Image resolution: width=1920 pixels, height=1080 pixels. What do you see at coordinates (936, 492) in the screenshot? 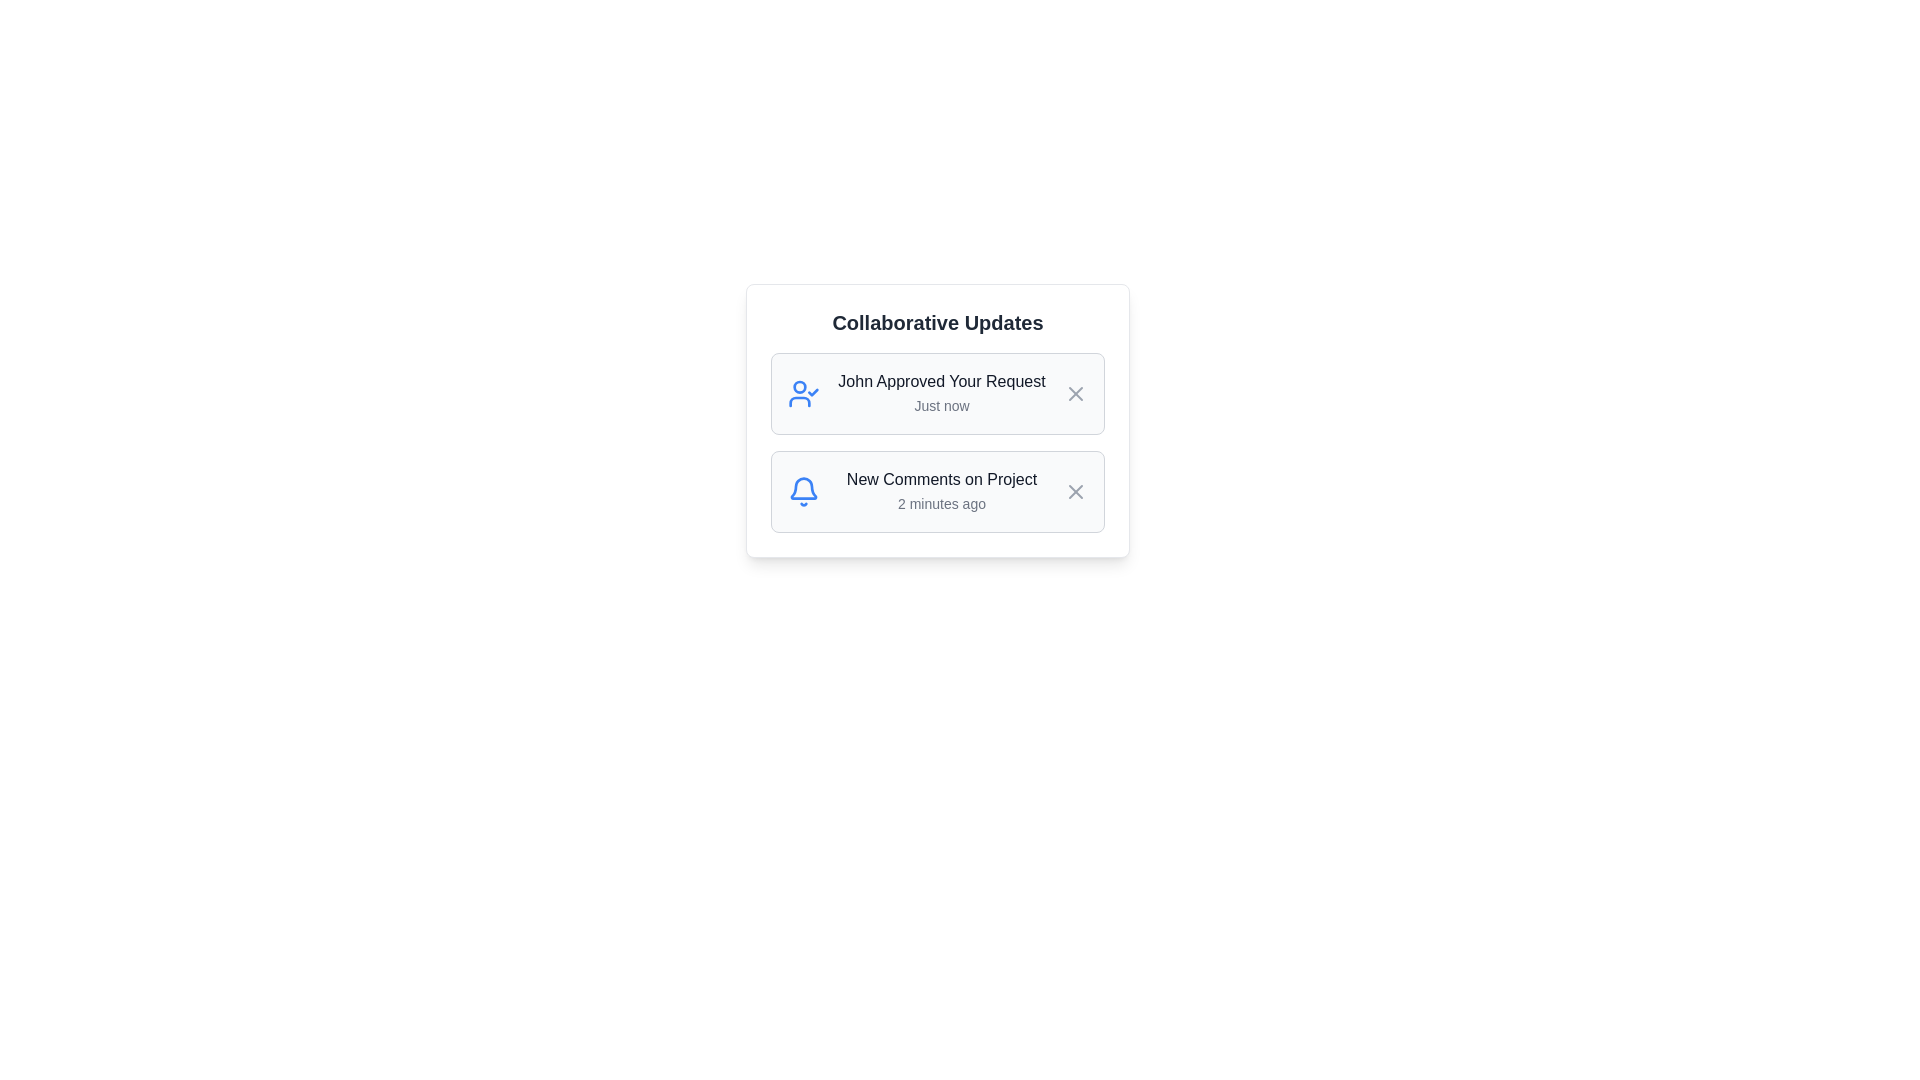
I see `the notification card that informs the user about new comments on a project, located within the 'Collaborative Updates' panel, specifically the second card in the vertical stack` at bounding box center [936, 492].